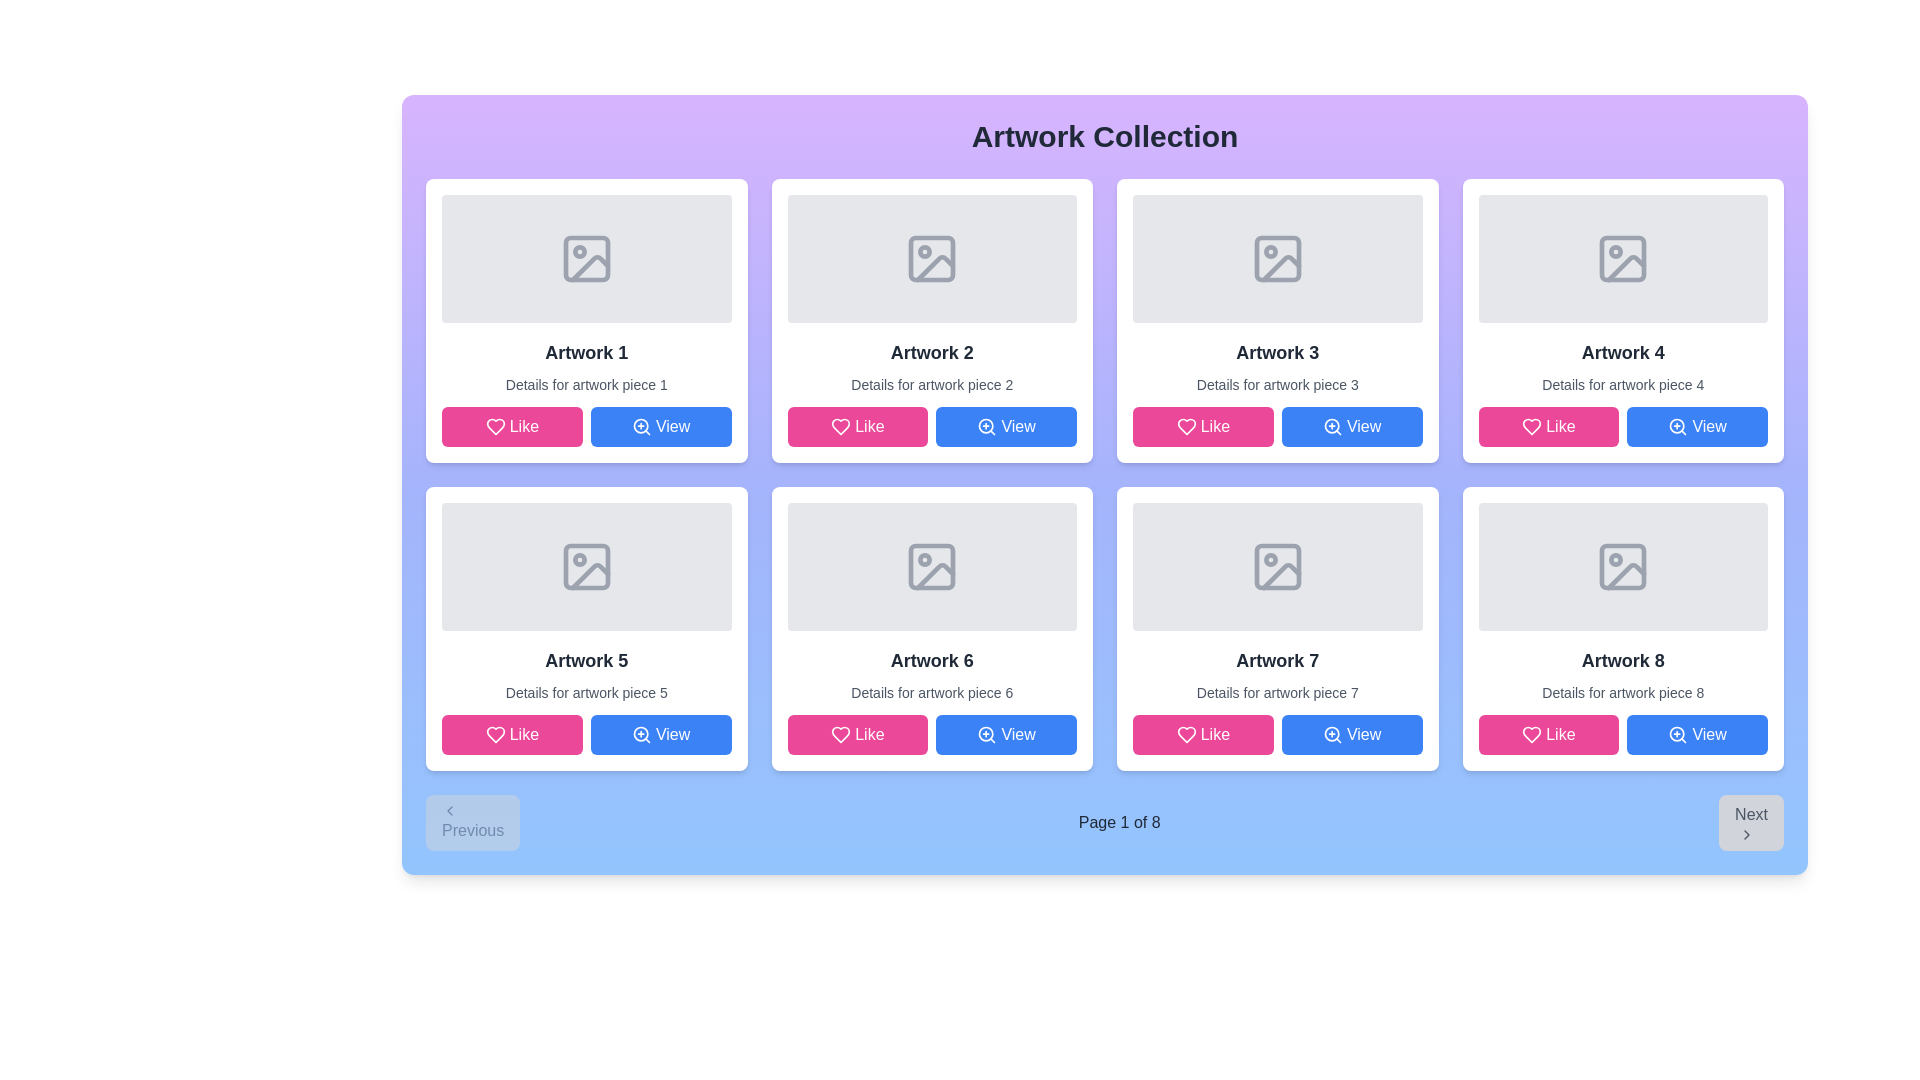 This screenshot has width=1920, height=1080. I want to click on the zoom-in icon located within the 'View' button below the 'Artwork 6' card in the second row, third column of the grid layout, so click(987, 735).